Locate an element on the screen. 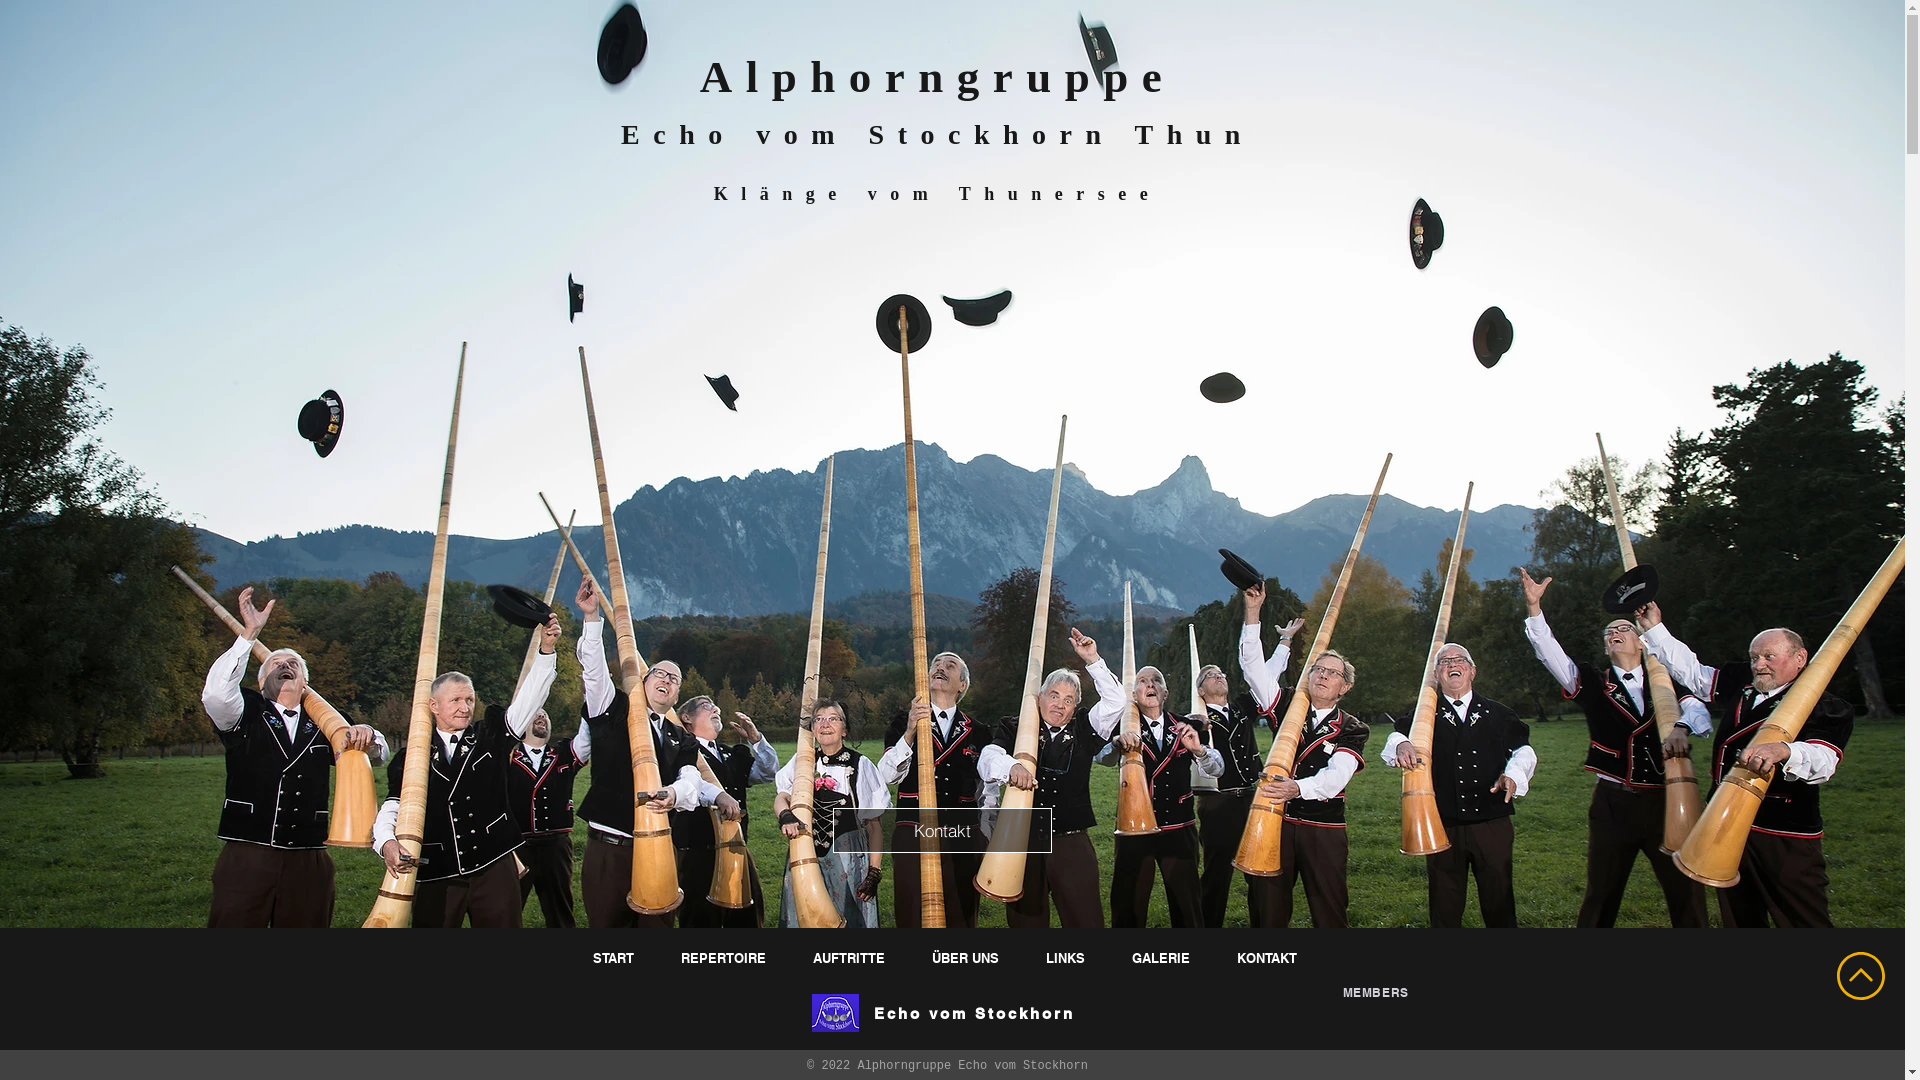 This screenshot has height=1080, width=1920. 'AUFTRITTE' is located at coordinates (851, 957).